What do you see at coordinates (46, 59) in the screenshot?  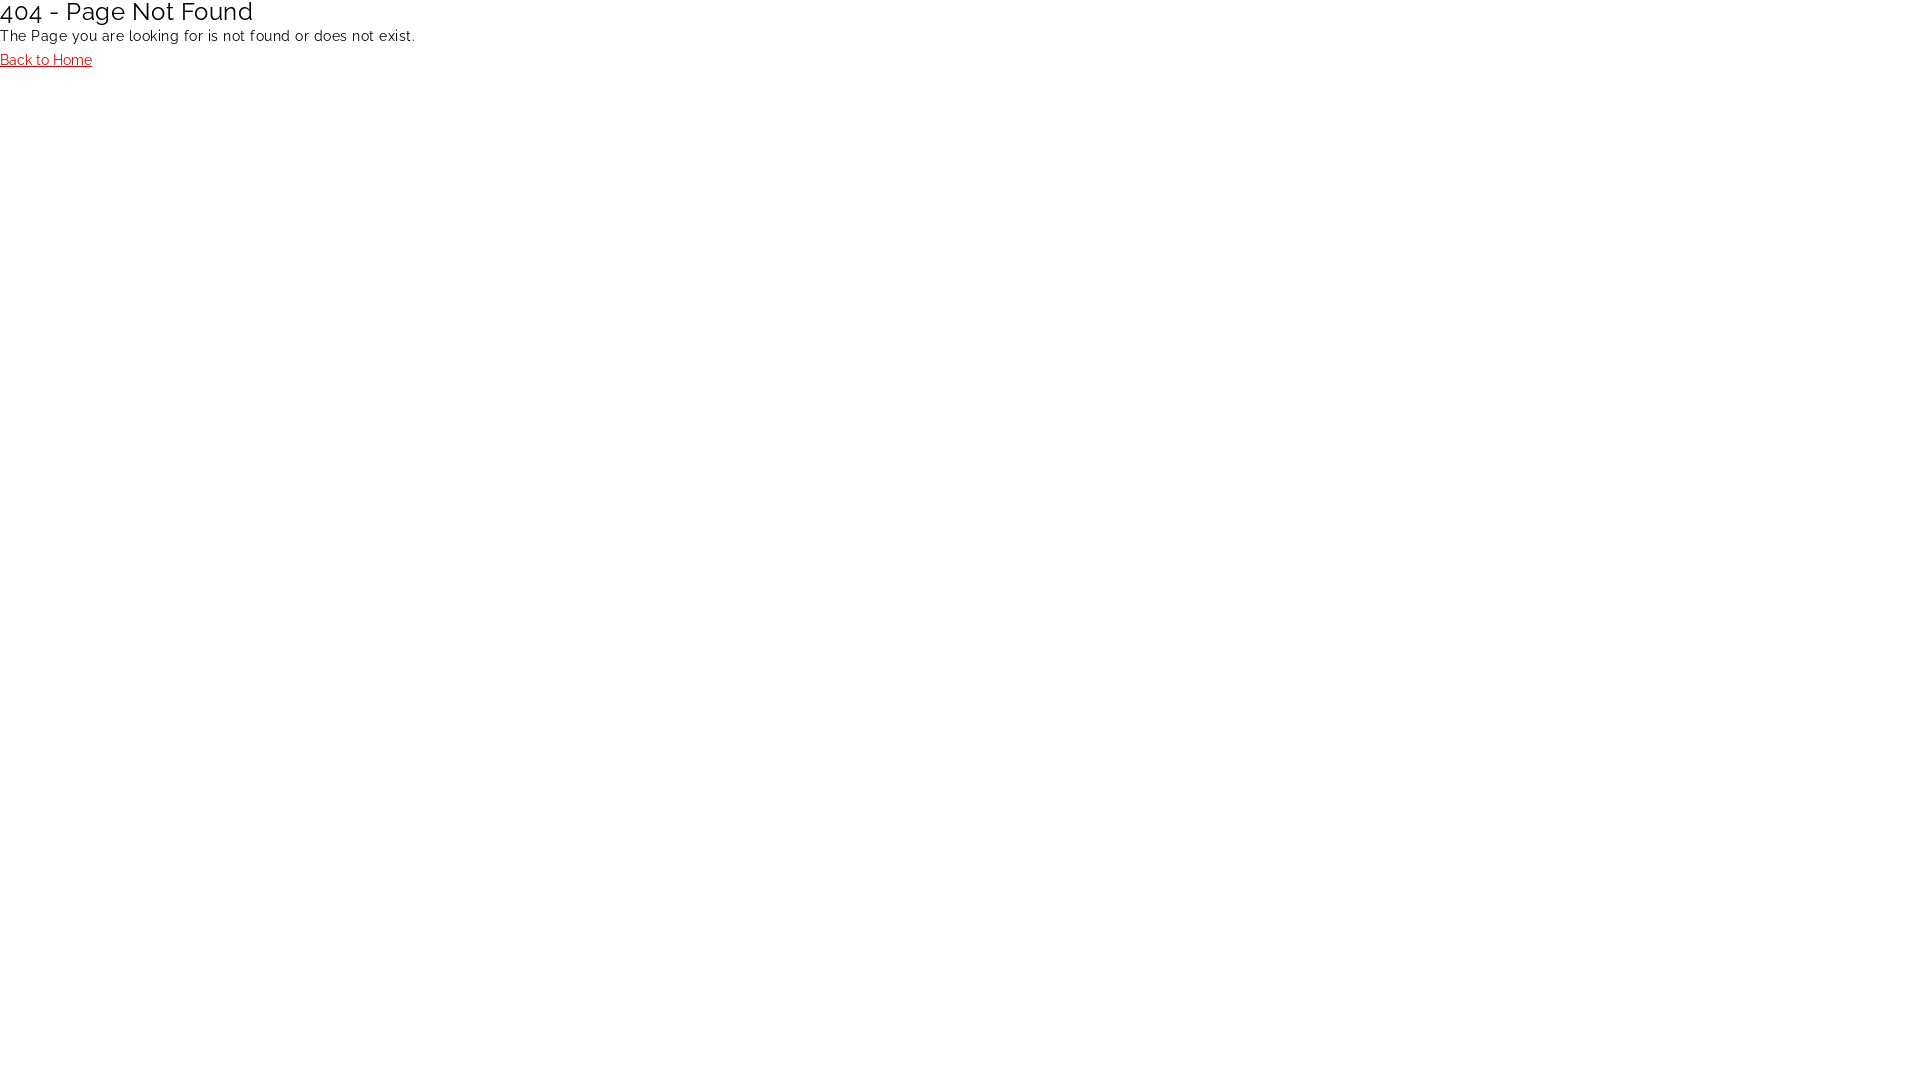 I see `'Back to Home'` at bounding box center [46, 59].